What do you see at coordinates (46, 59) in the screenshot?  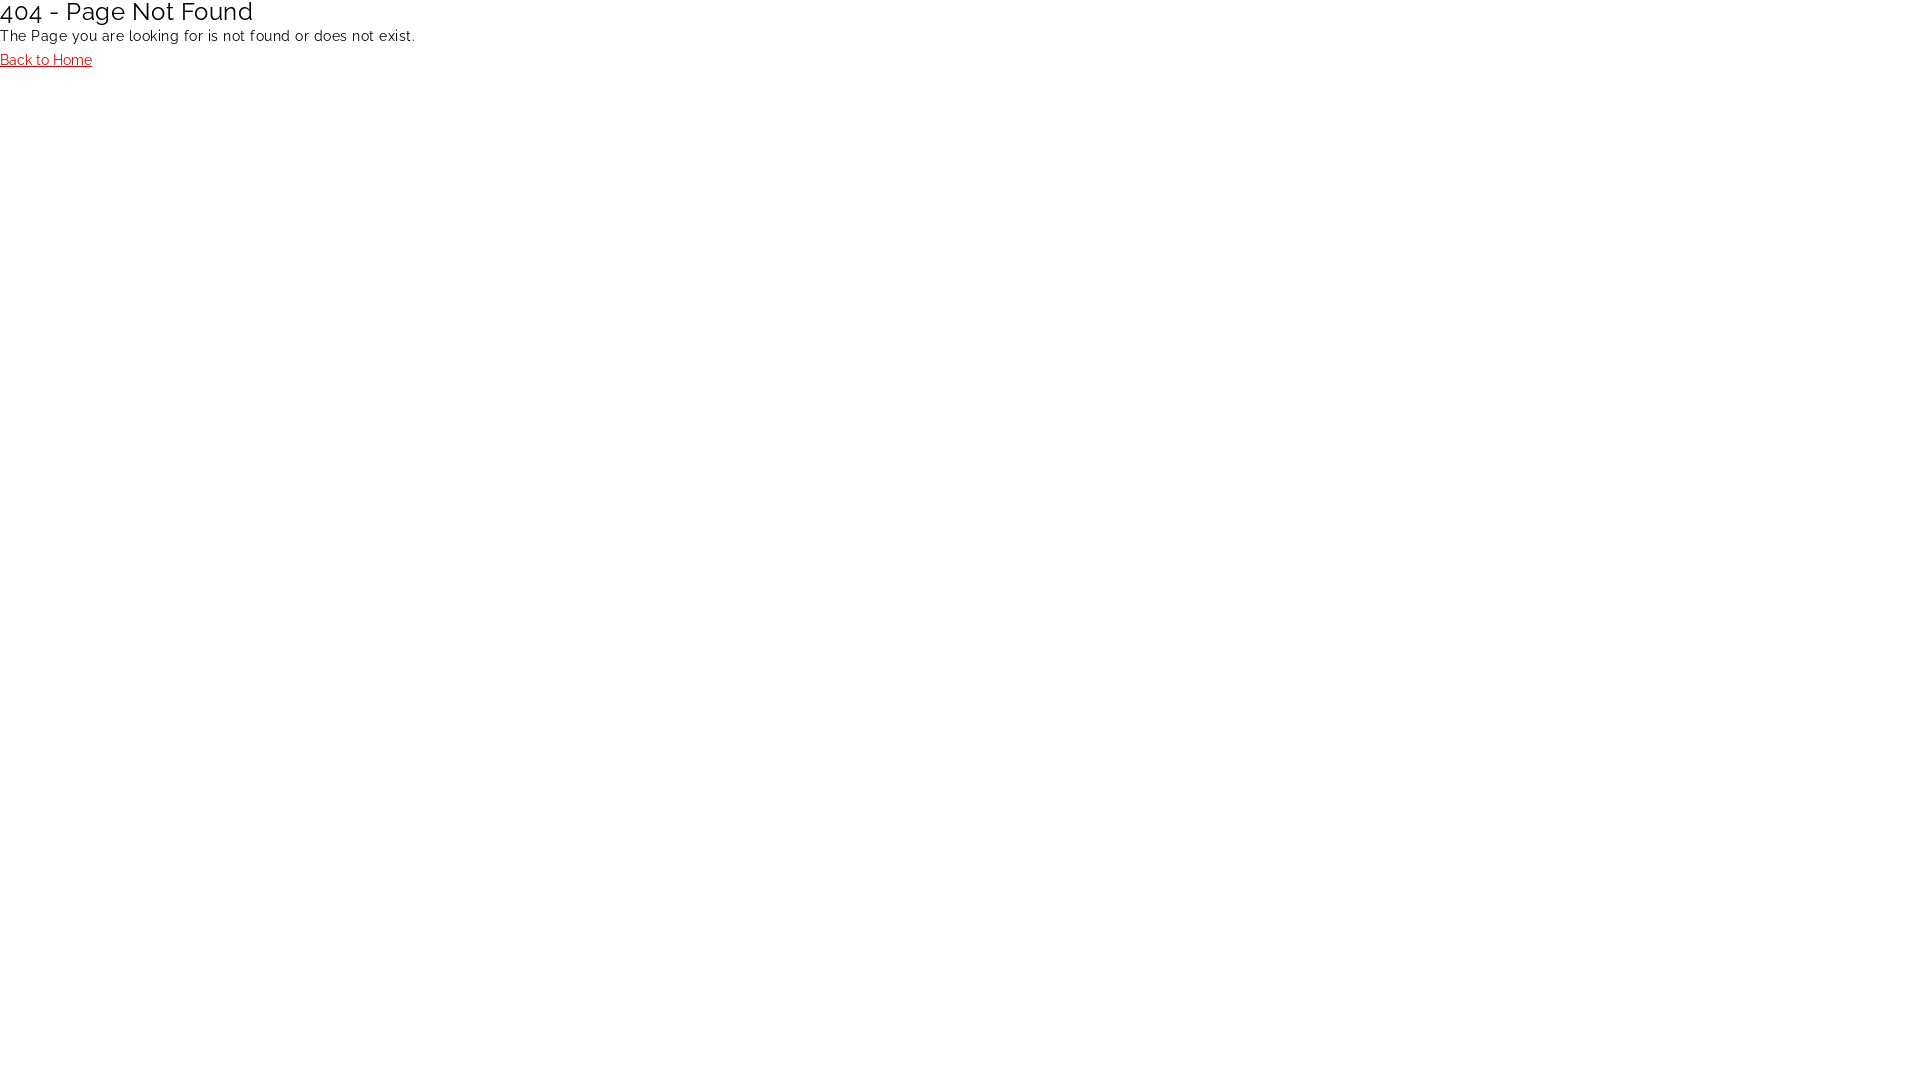 I see `'Back to Home'` at bounding box center [46, 59].